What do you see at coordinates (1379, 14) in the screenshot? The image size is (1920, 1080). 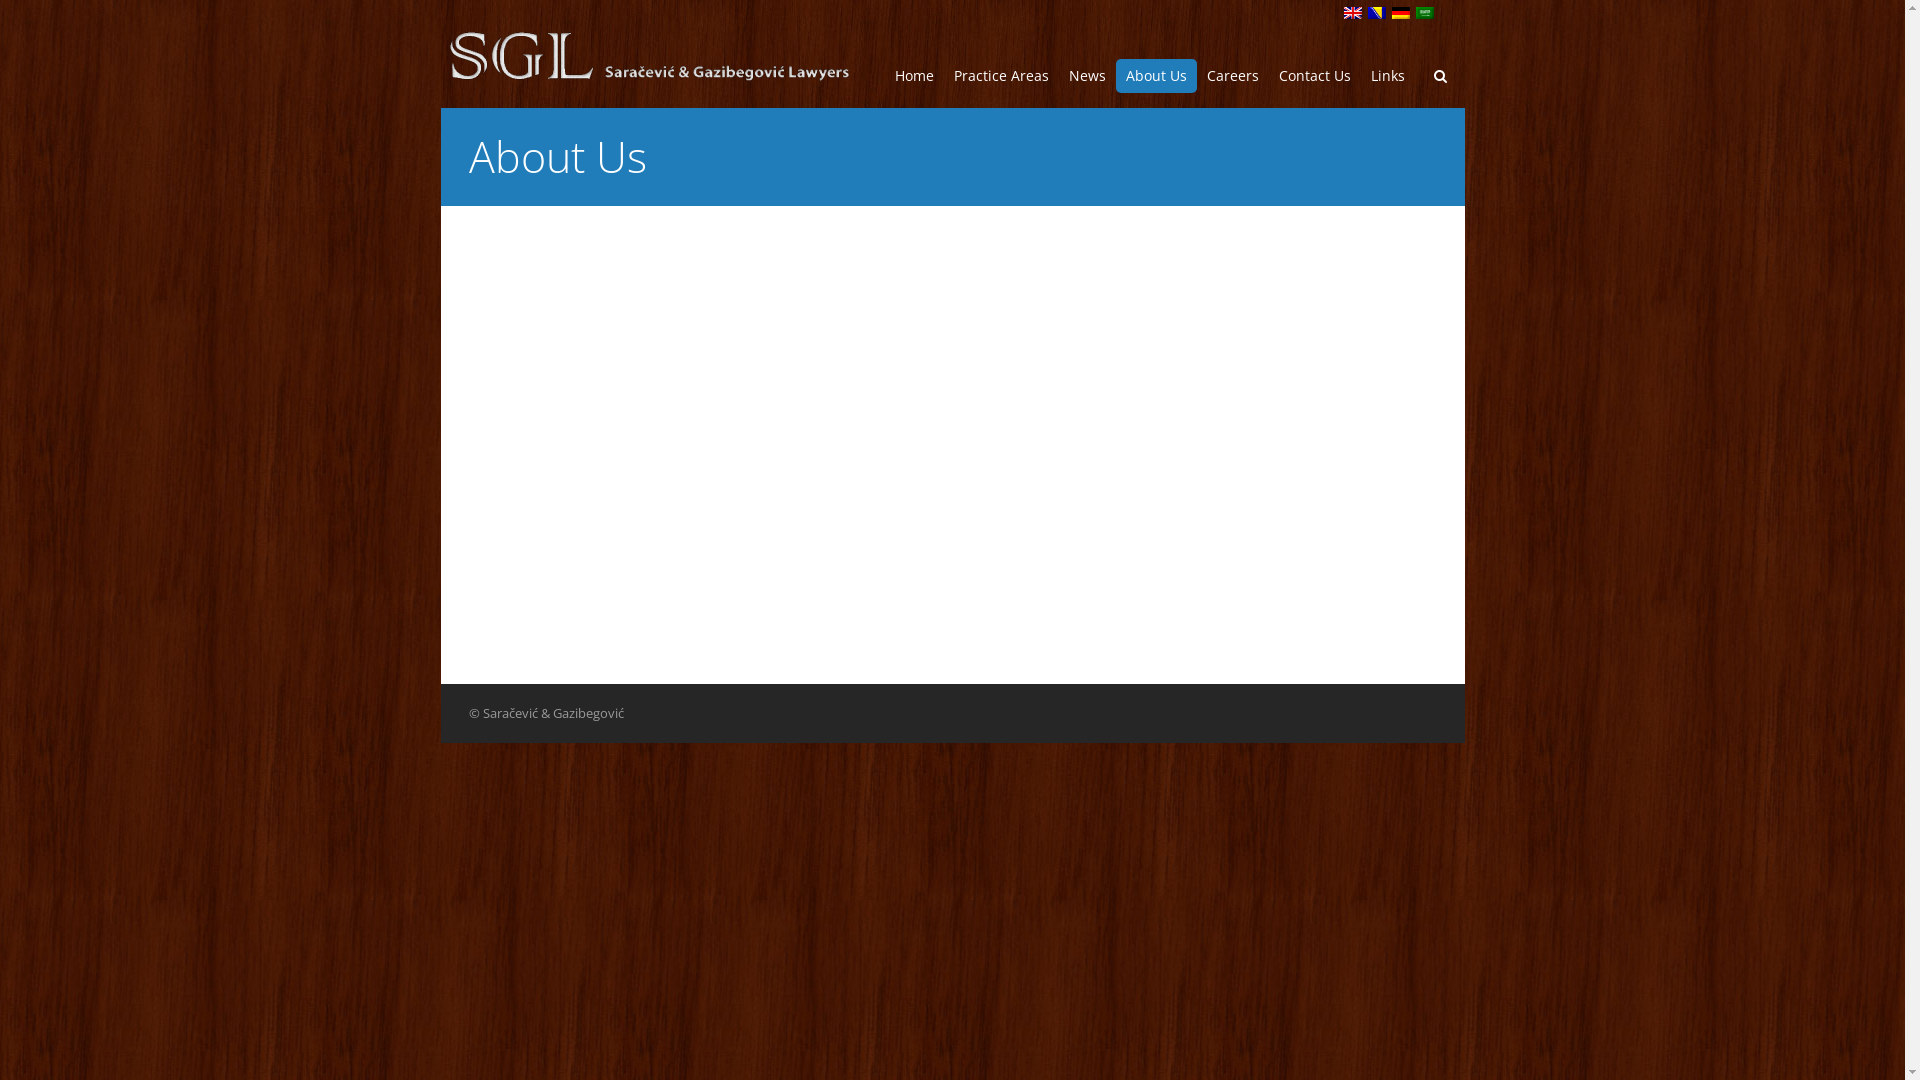 I see `' '` at bounding box center [1379, 14].